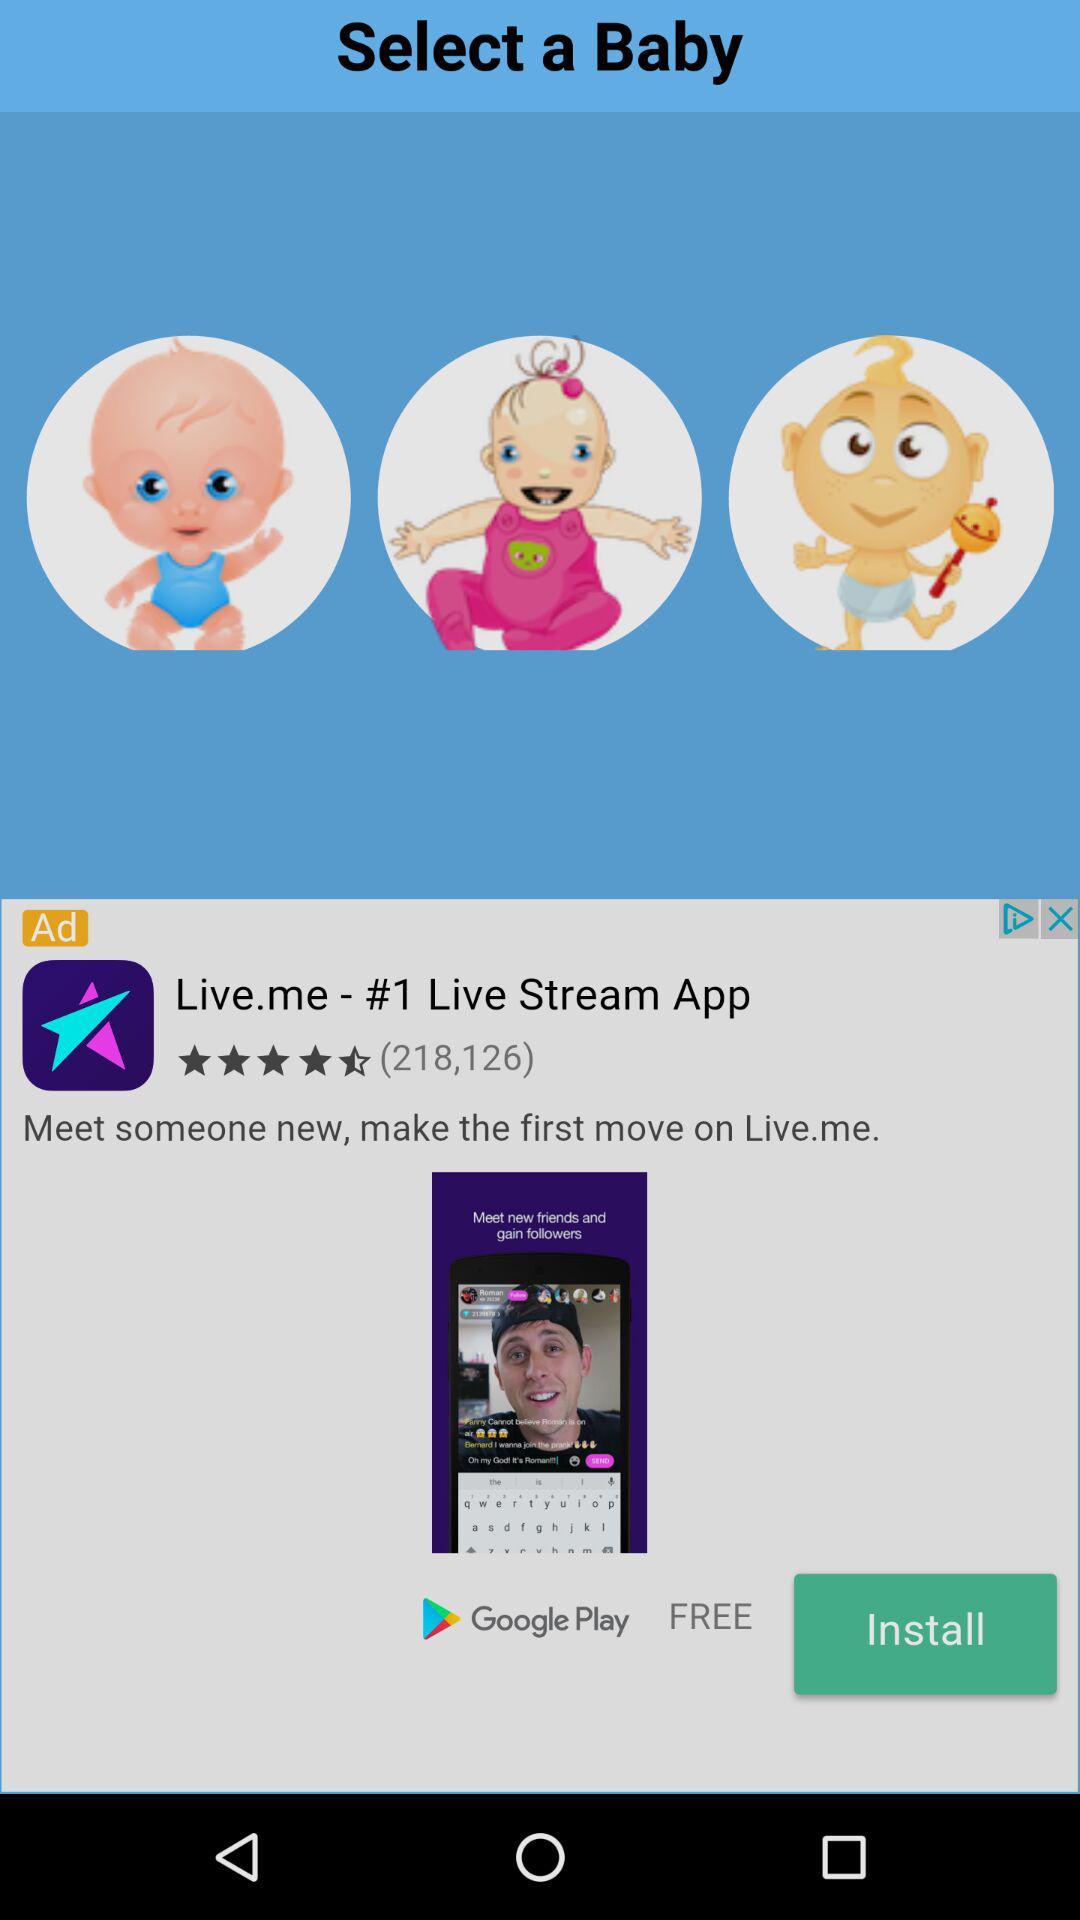 The width and height of the screenshot is (1080, 1920). I want to click on 3rd baby, so click(890, 492).